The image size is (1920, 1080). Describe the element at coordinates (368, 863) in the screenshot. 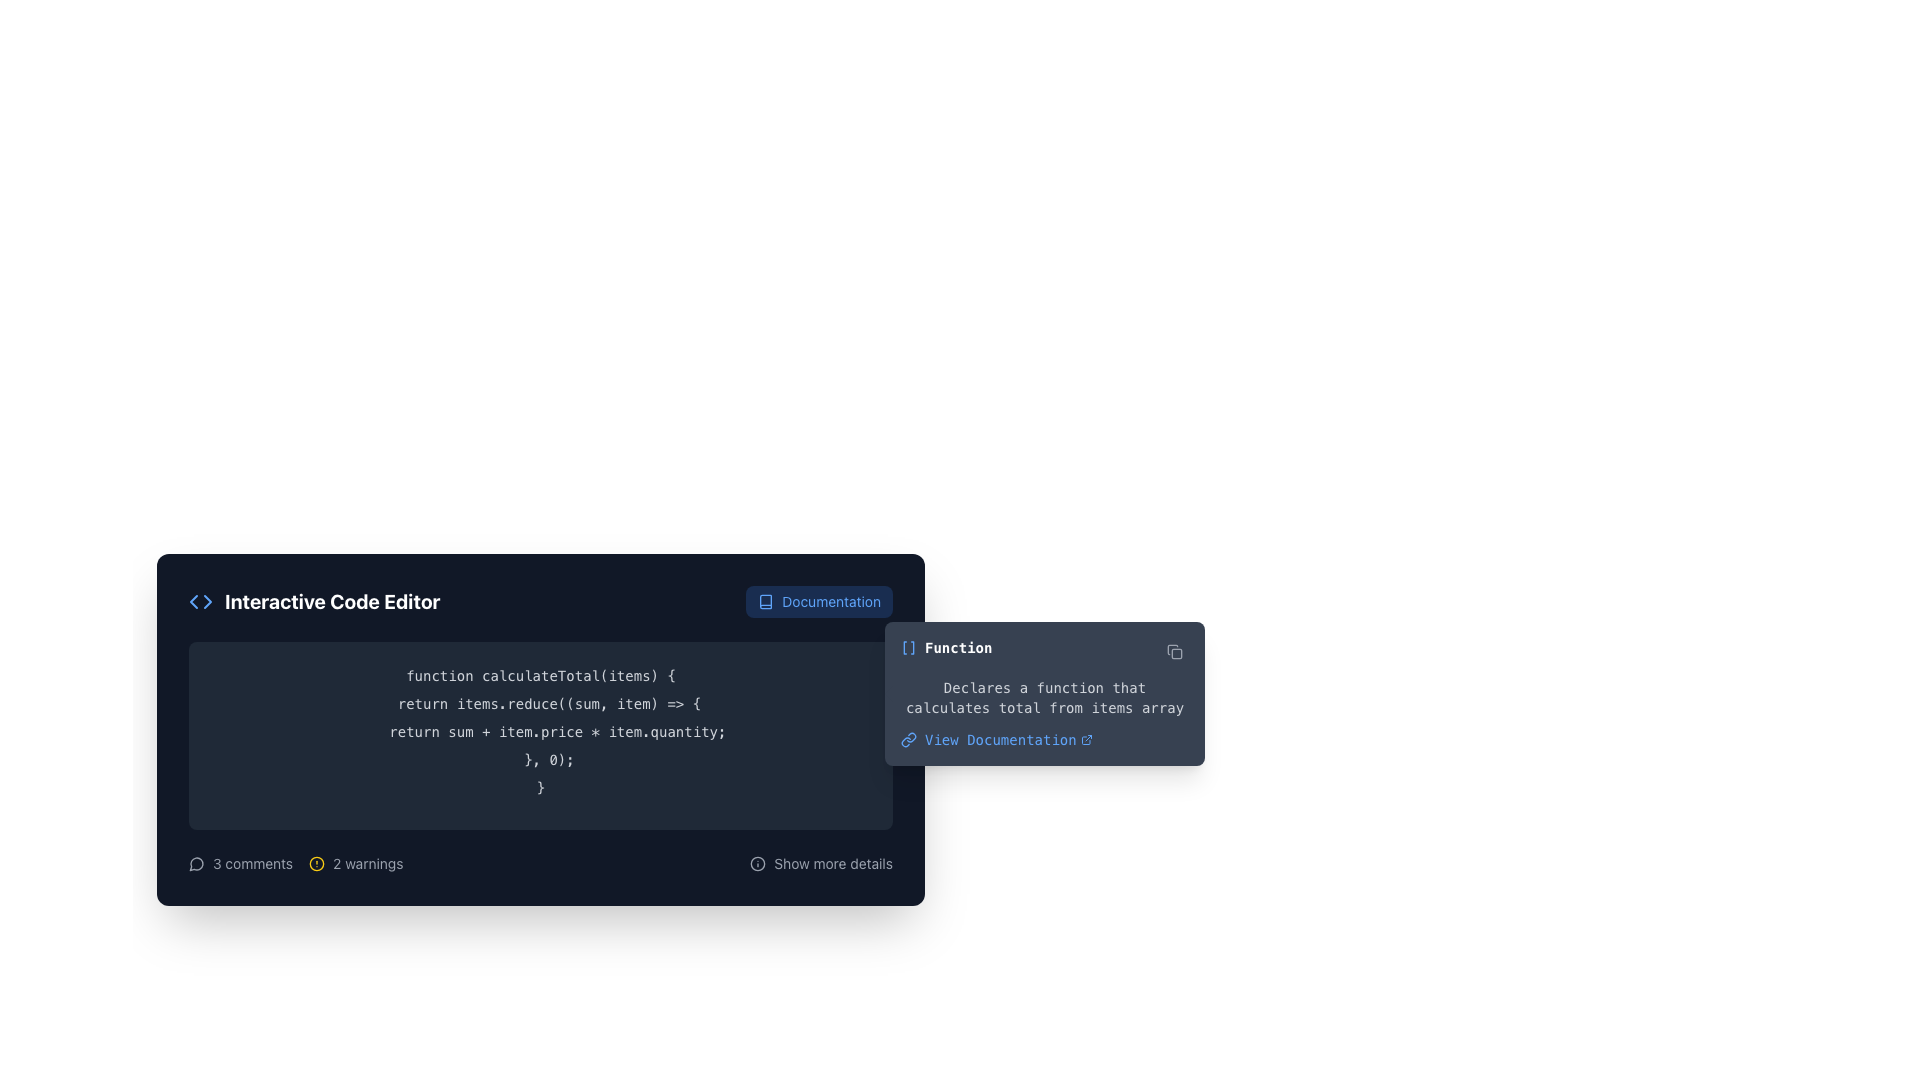

I see `text label displaying '2 warnings' which is positioned to the right of a yellow warning icon in the interactive code editor area` at that location.